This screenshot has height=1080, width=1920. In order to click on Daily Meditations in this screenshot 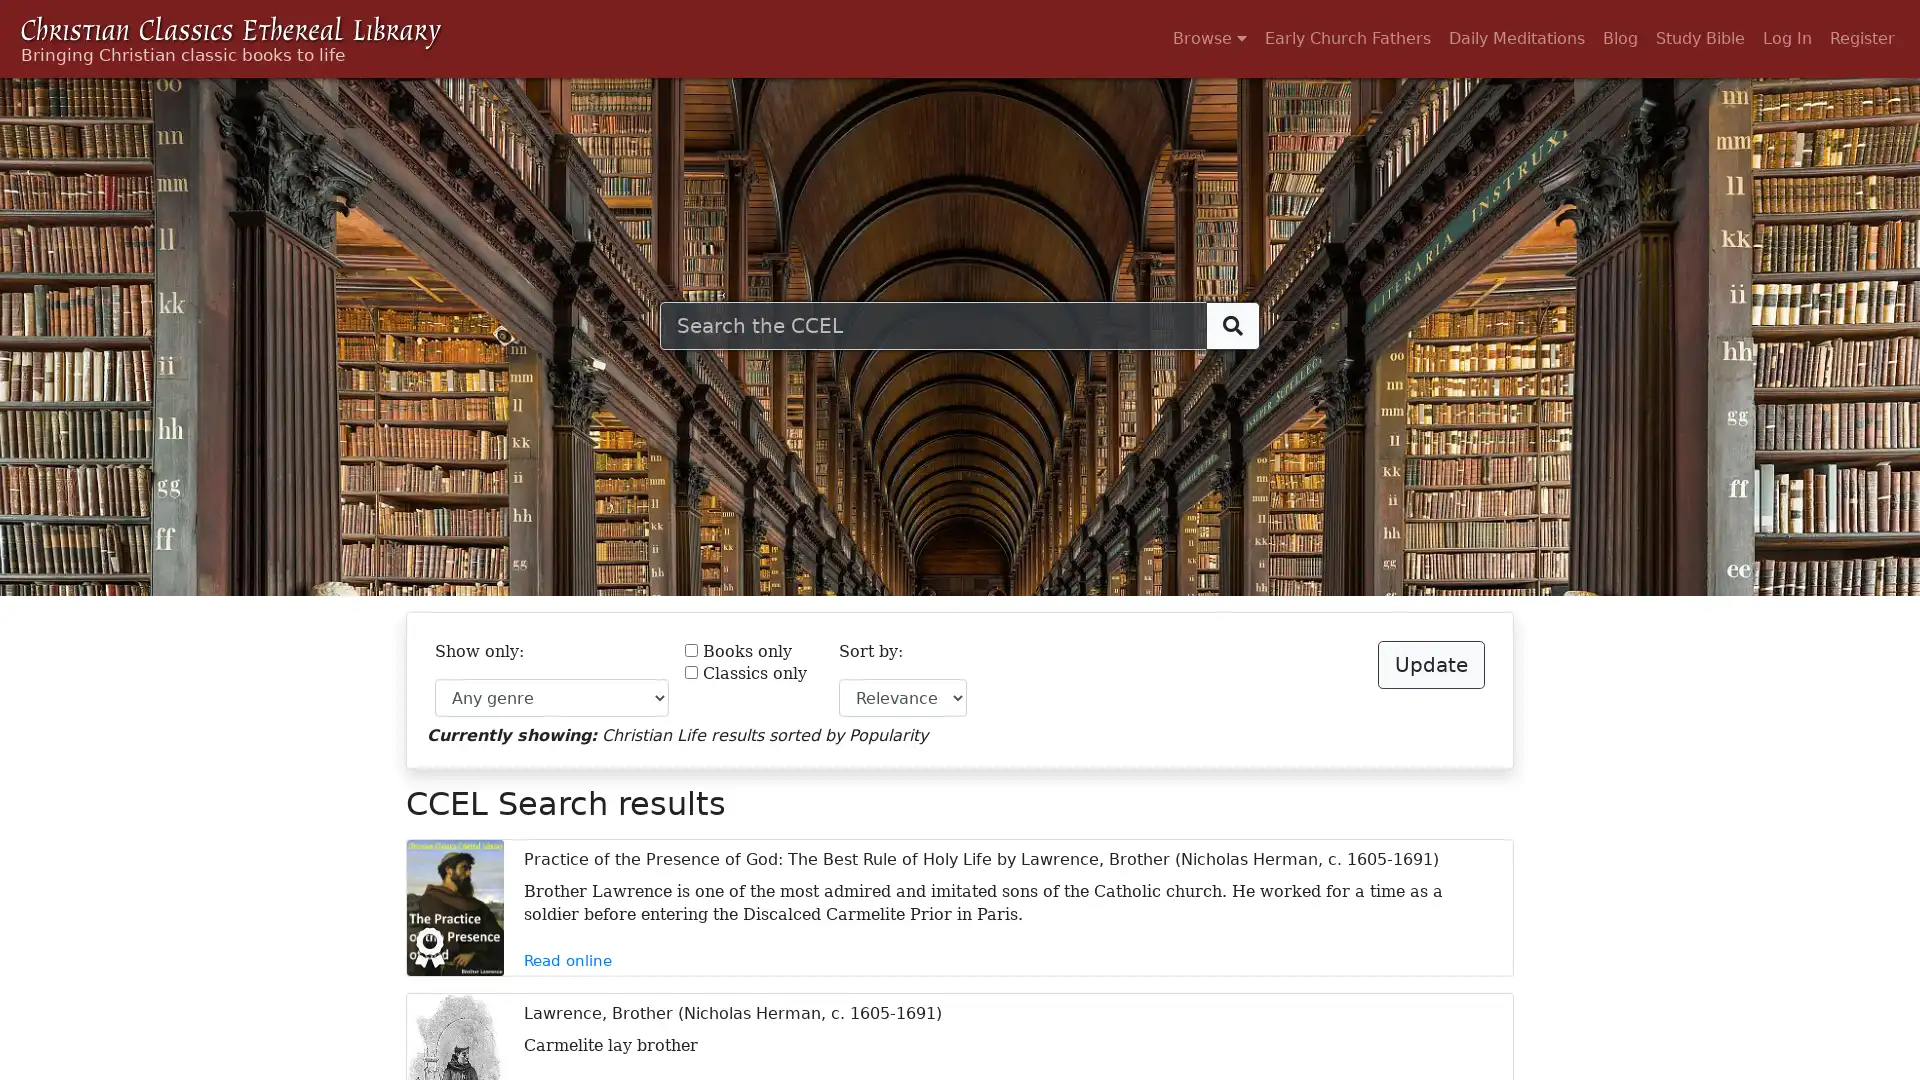, I will do `click(1516, 38)`.